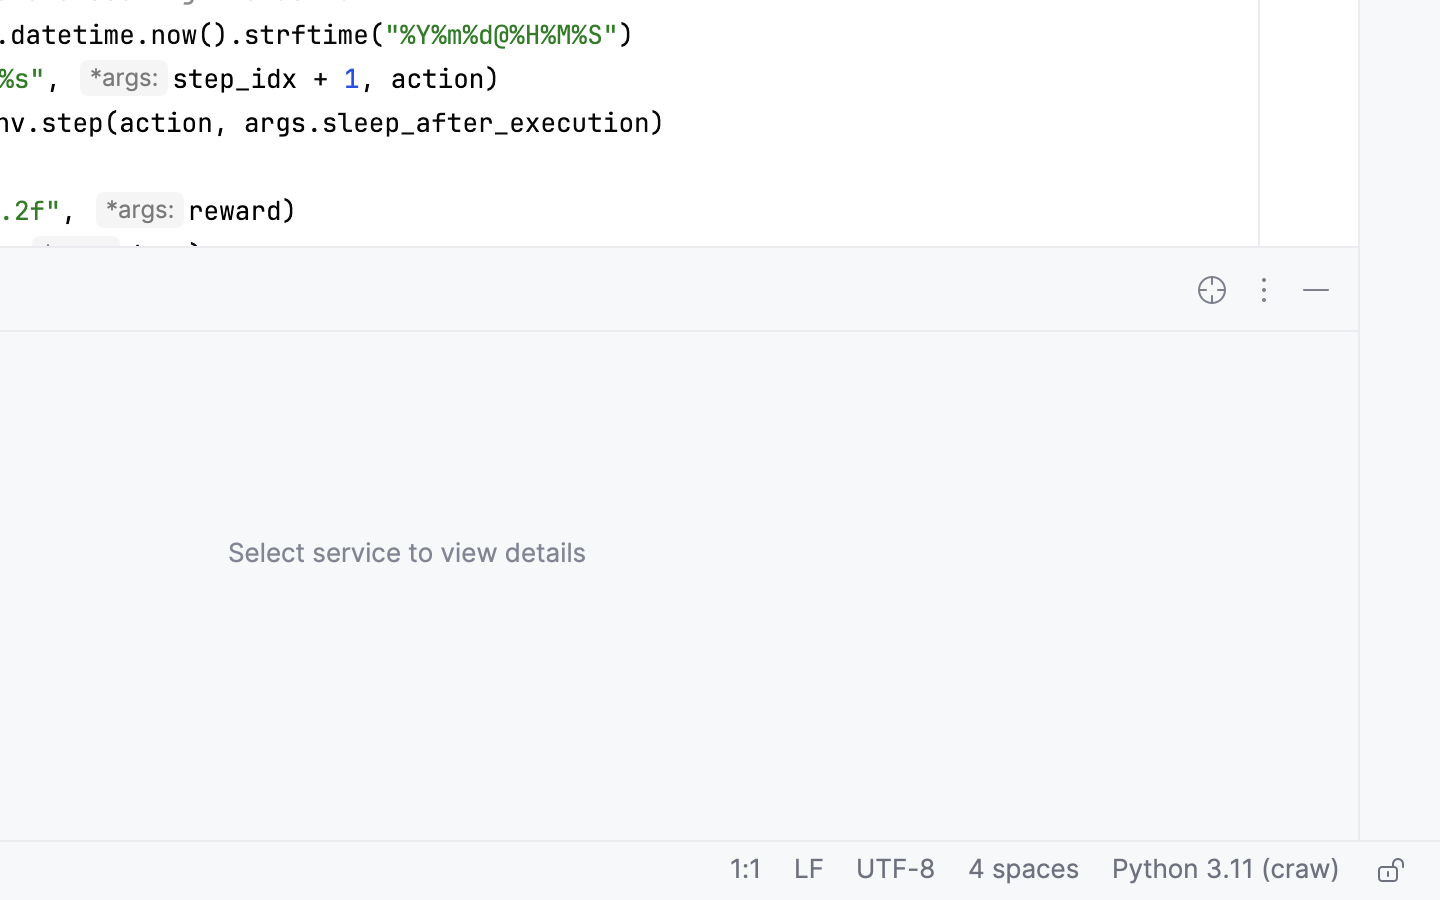 The height and width of the screenshot is (900, 1440). Describe the element at coordinates (745, 871) in the screenshot. I see `'1:1'` at that location.